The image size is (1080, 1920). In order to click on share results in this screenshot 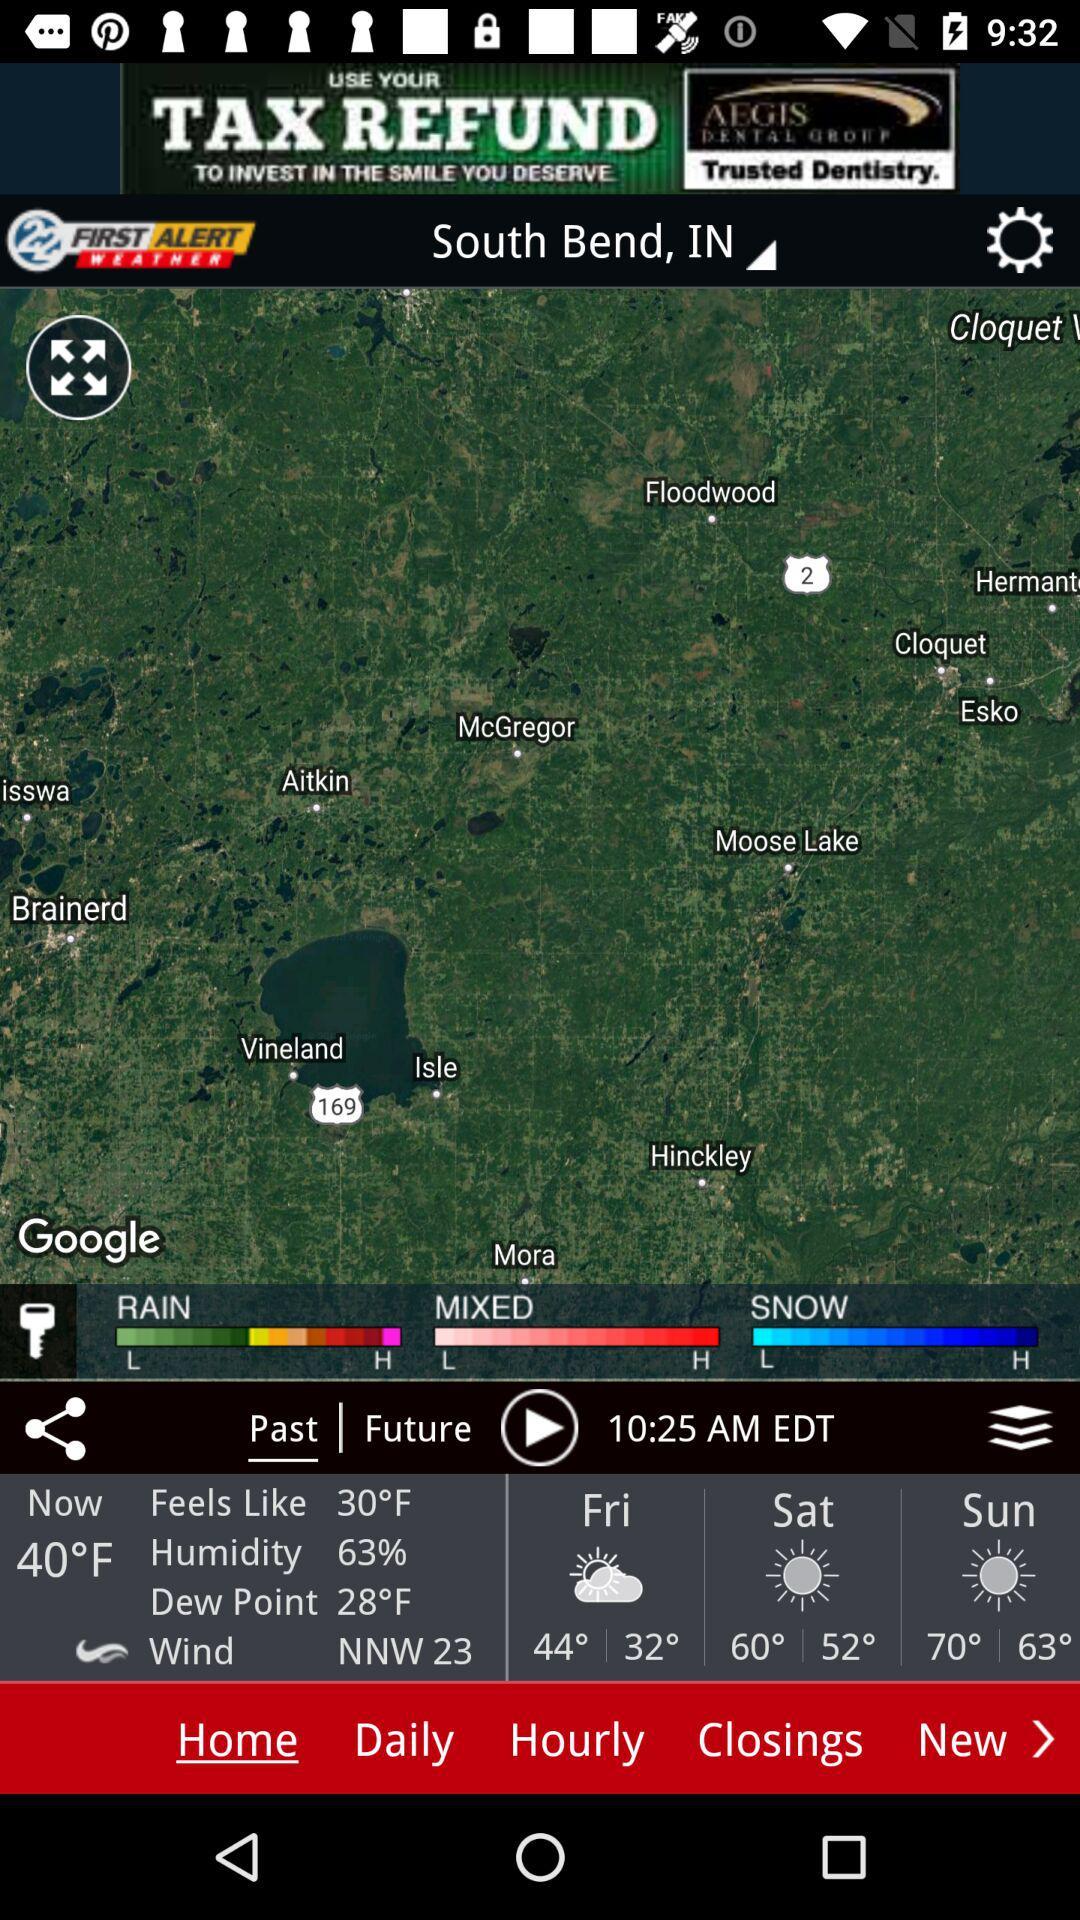, I will do `click(58, 1426)`.